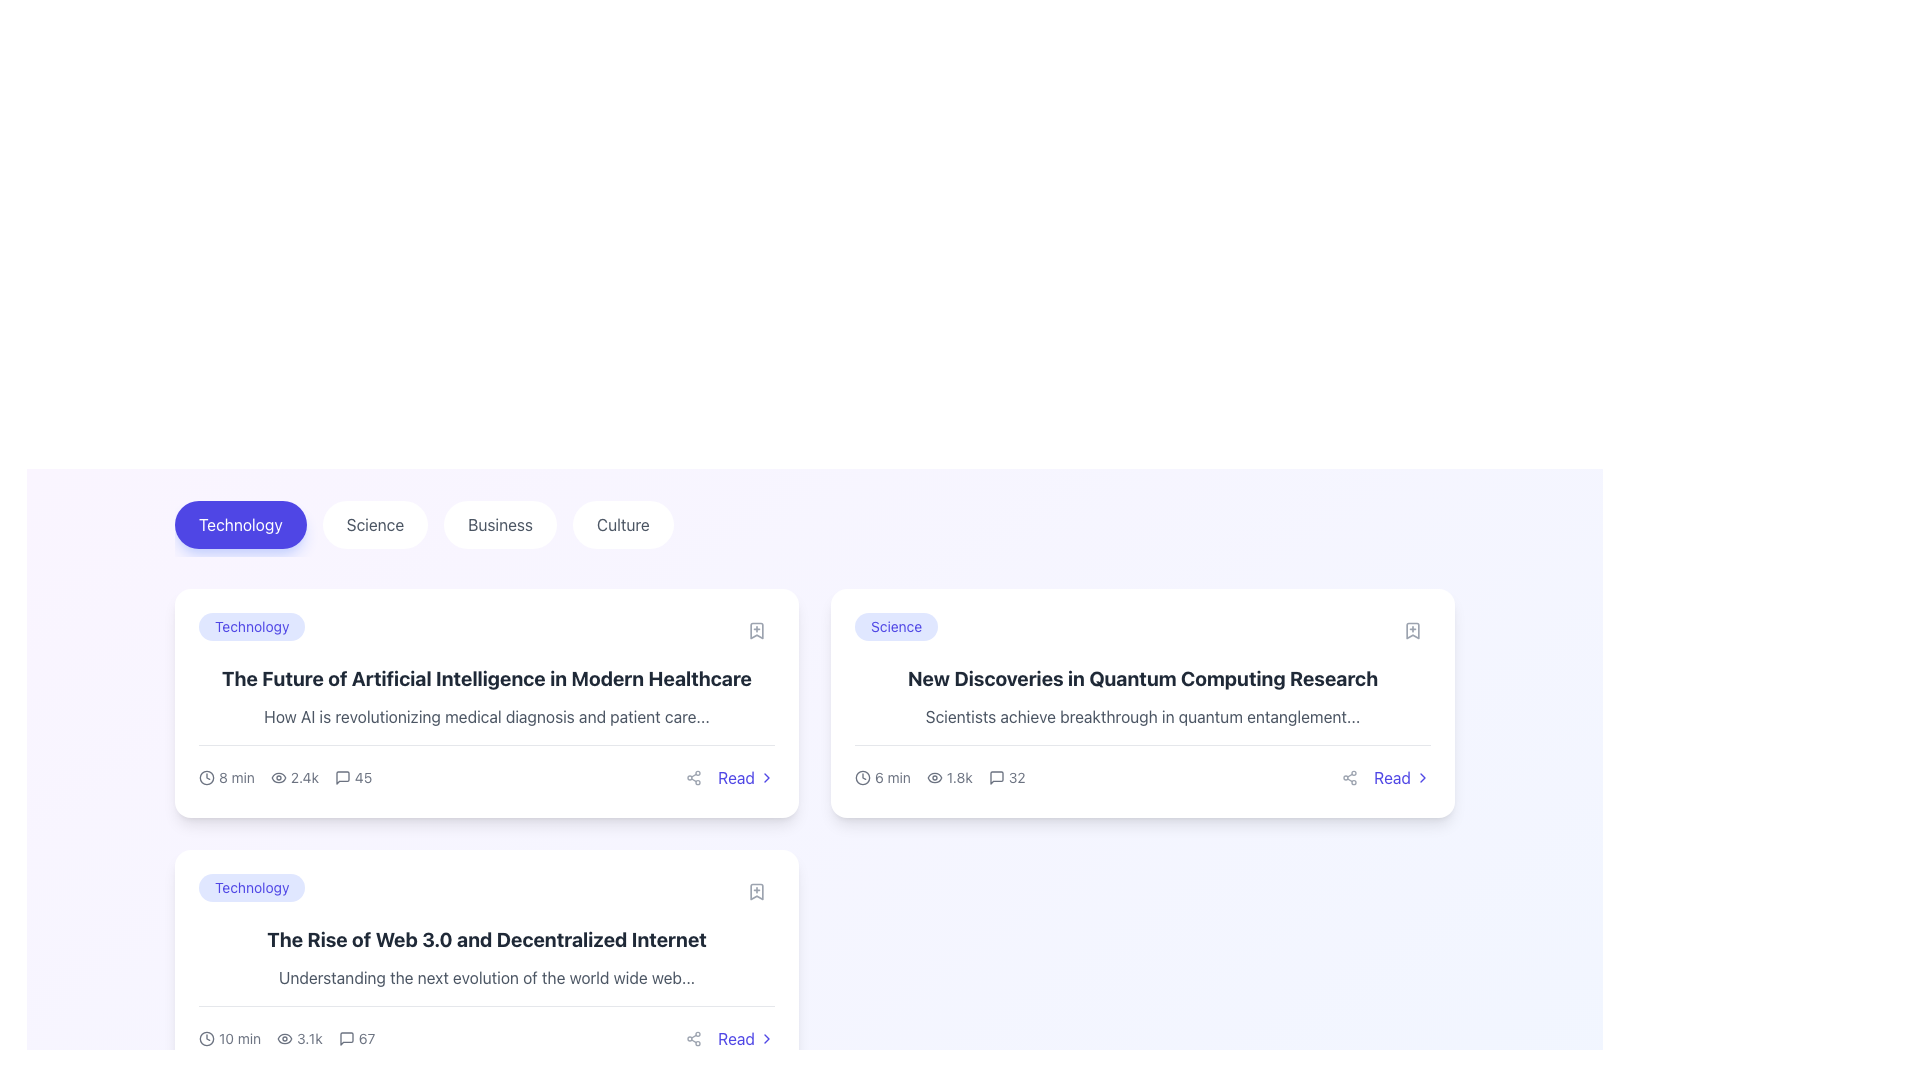 The width and height of the screenshot is (1920, 1080). I want to click on the icon with text label that displays the number of views or impressions associated with the article, located in the first article card below the title and description, so click(293, 777).